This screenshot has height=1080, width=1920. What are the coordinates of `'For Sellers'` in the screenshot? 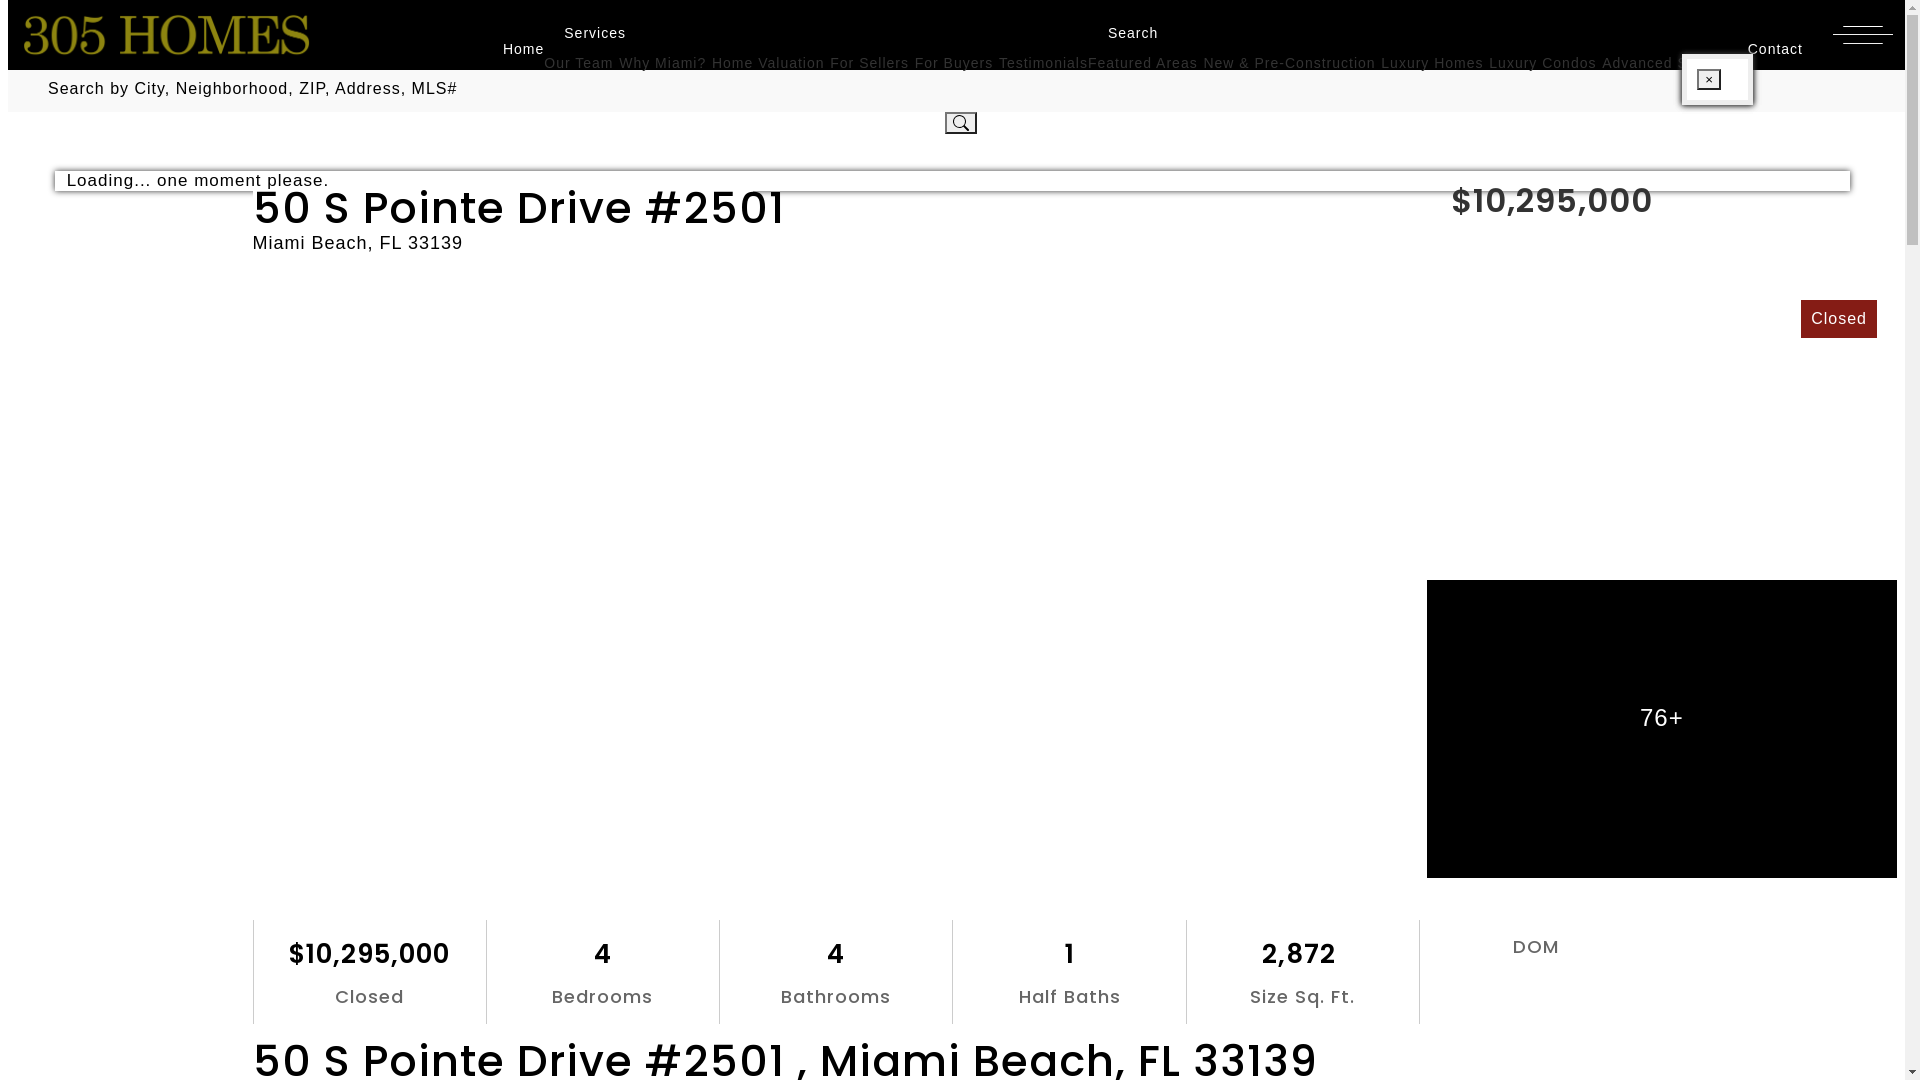 It's located at (830, 61).